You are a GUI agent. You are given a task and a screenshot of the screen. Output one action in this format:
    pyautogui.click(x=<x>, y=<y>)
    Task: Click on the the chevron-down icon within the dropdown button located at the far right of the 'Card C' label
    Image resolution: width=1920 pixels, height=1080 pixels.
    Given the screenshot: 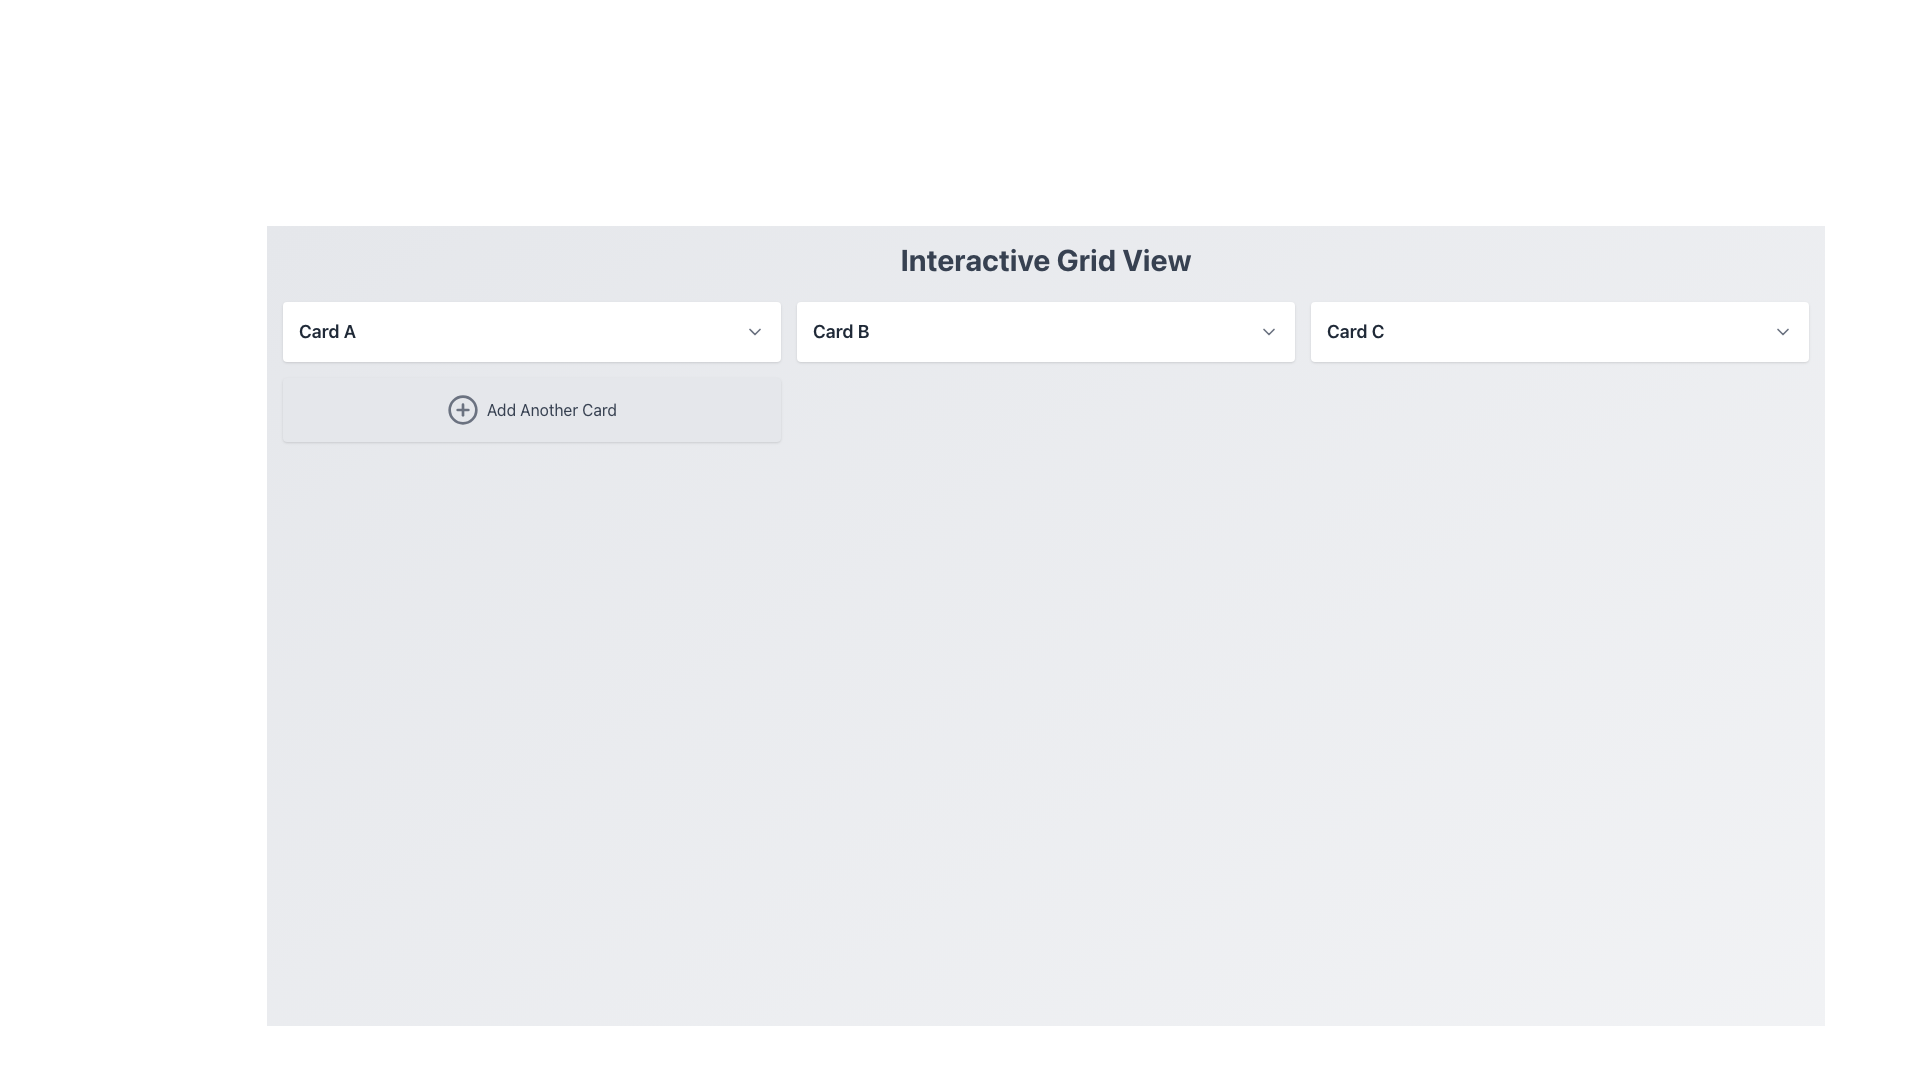 What is the action you would take?
    pyautogui.click(x=1782, y=330)
    